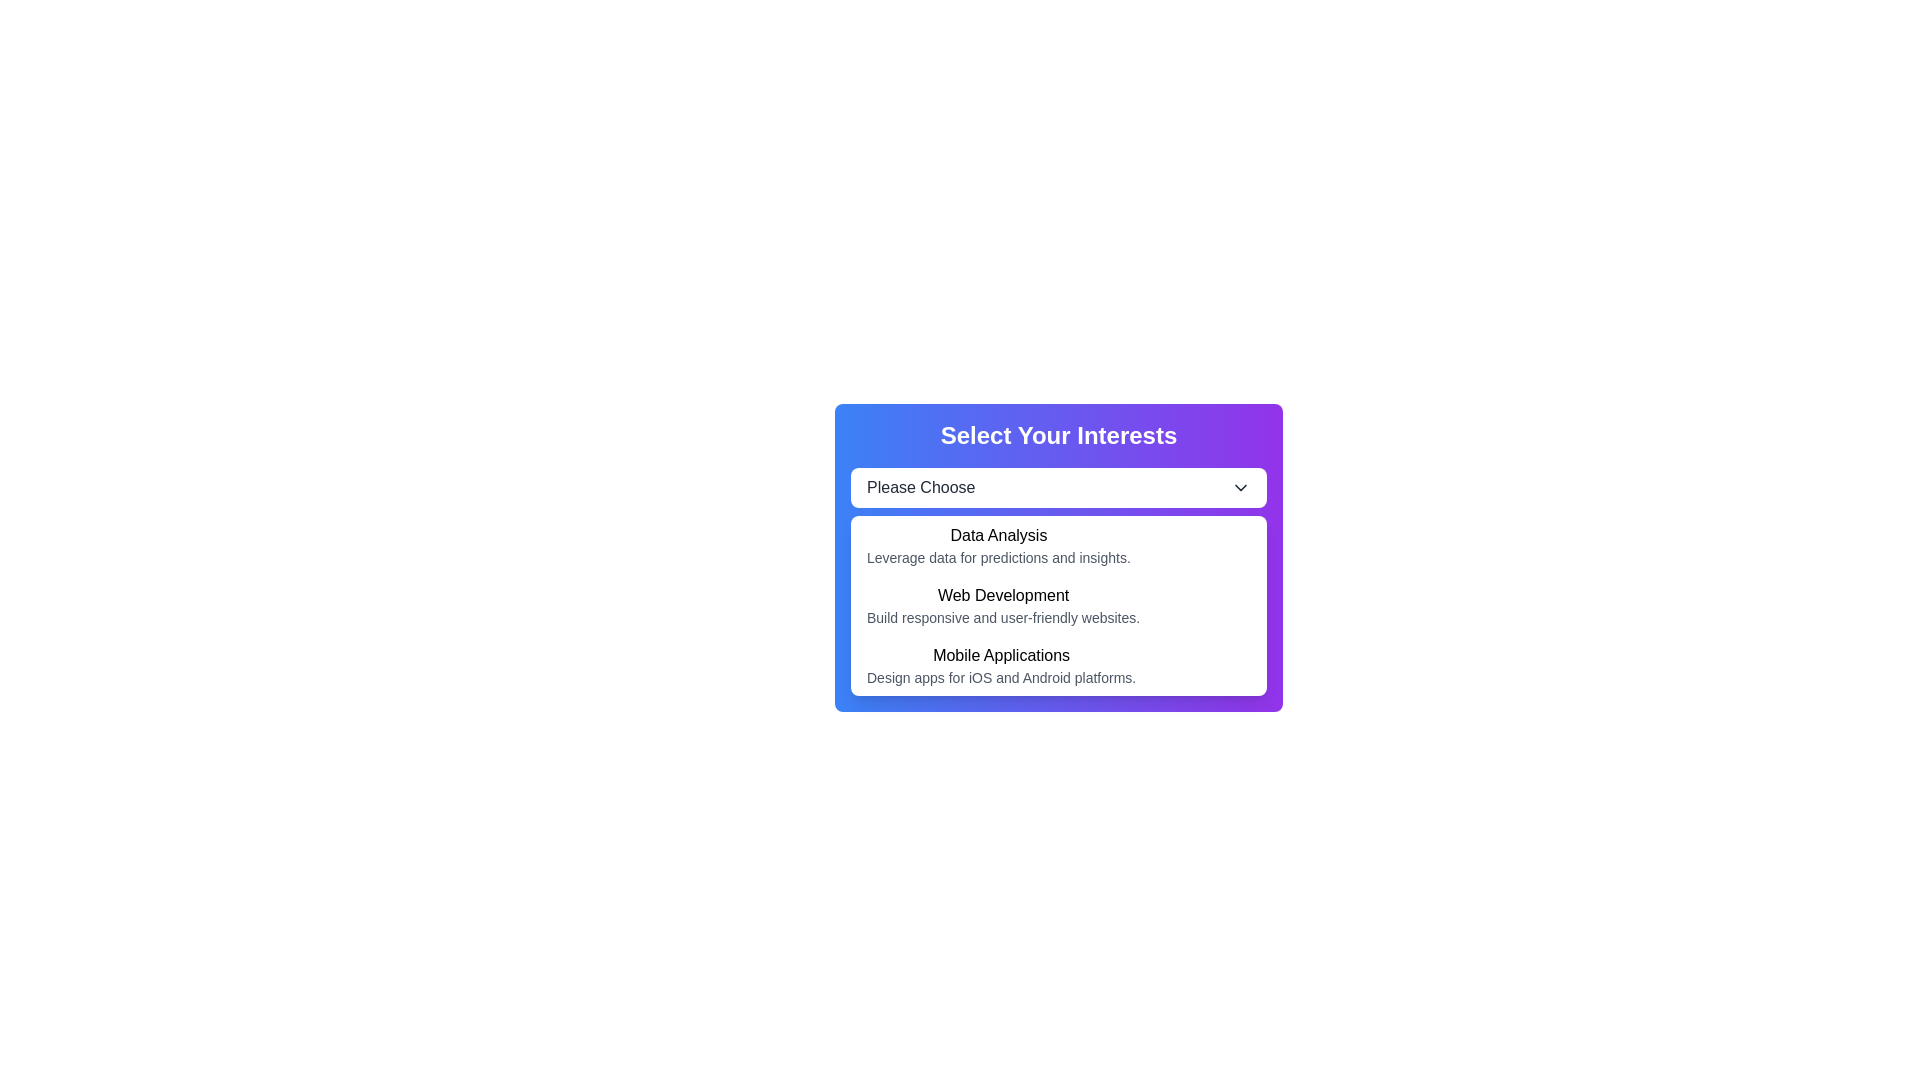  Describe the element at coordinates (1001, 666) in the screenshot. I see `the text block titled 'Mobile Applications' with the subtitle 'Design apps for iOS and Android platforms', which is the third item in the list below the dropdown labeled 'Select Your Interests'` at that location.